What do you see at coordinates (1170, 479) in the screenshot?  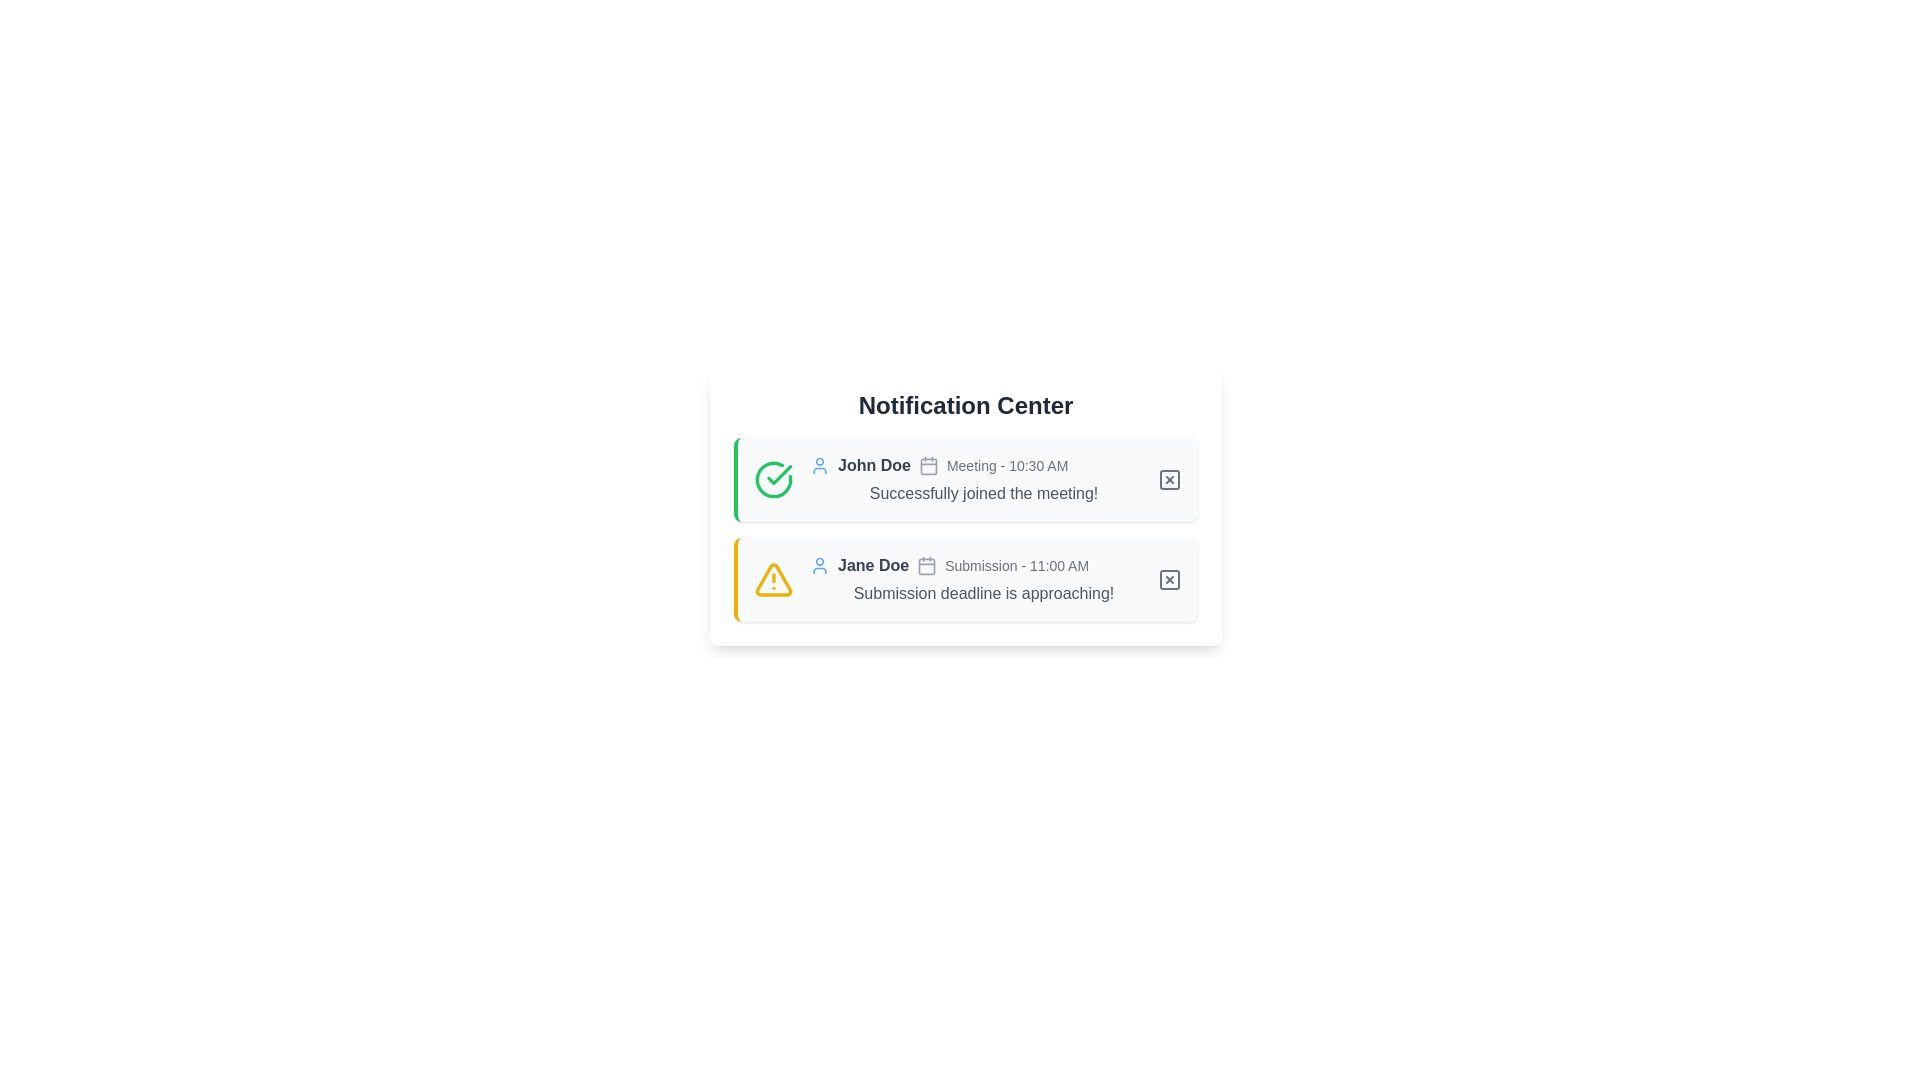 I see `the close button located at the top-right of the first notification card next to 'John Doe' and 'Meeting - 10:30 AM'` at bounding box center [1170, 479].